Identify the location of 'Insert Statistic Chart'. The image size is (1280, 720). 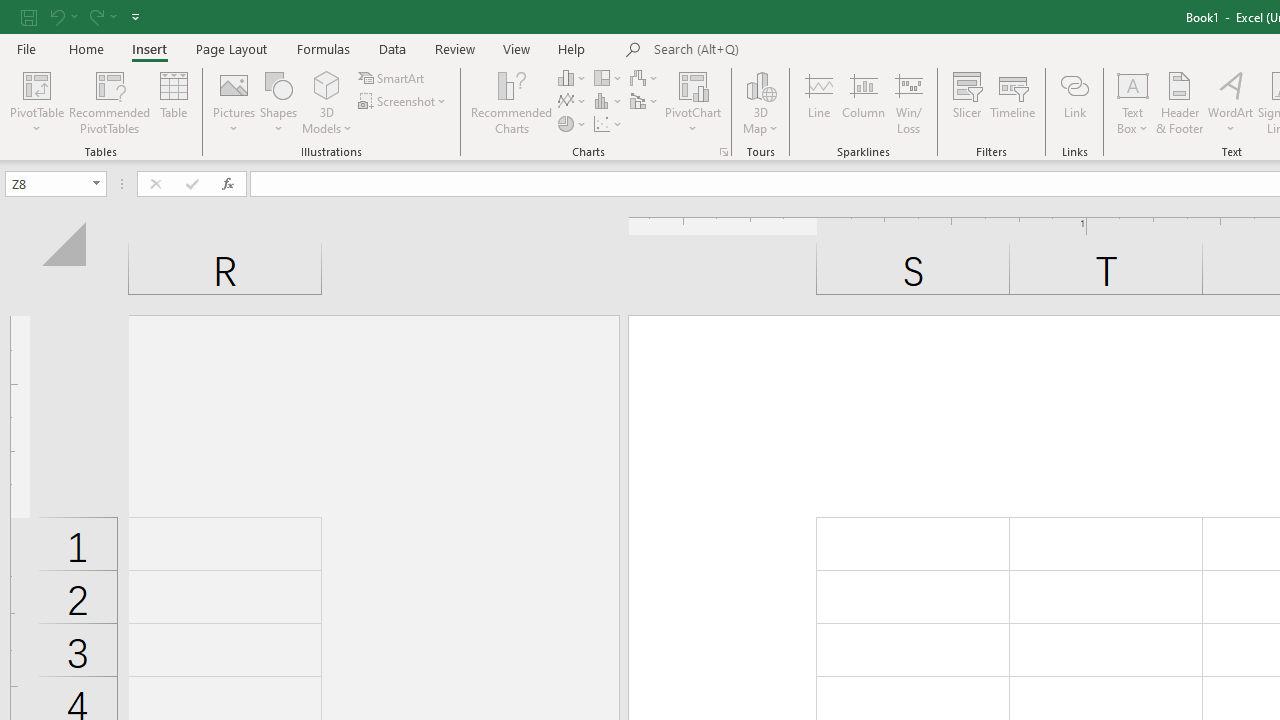
(608, 101).